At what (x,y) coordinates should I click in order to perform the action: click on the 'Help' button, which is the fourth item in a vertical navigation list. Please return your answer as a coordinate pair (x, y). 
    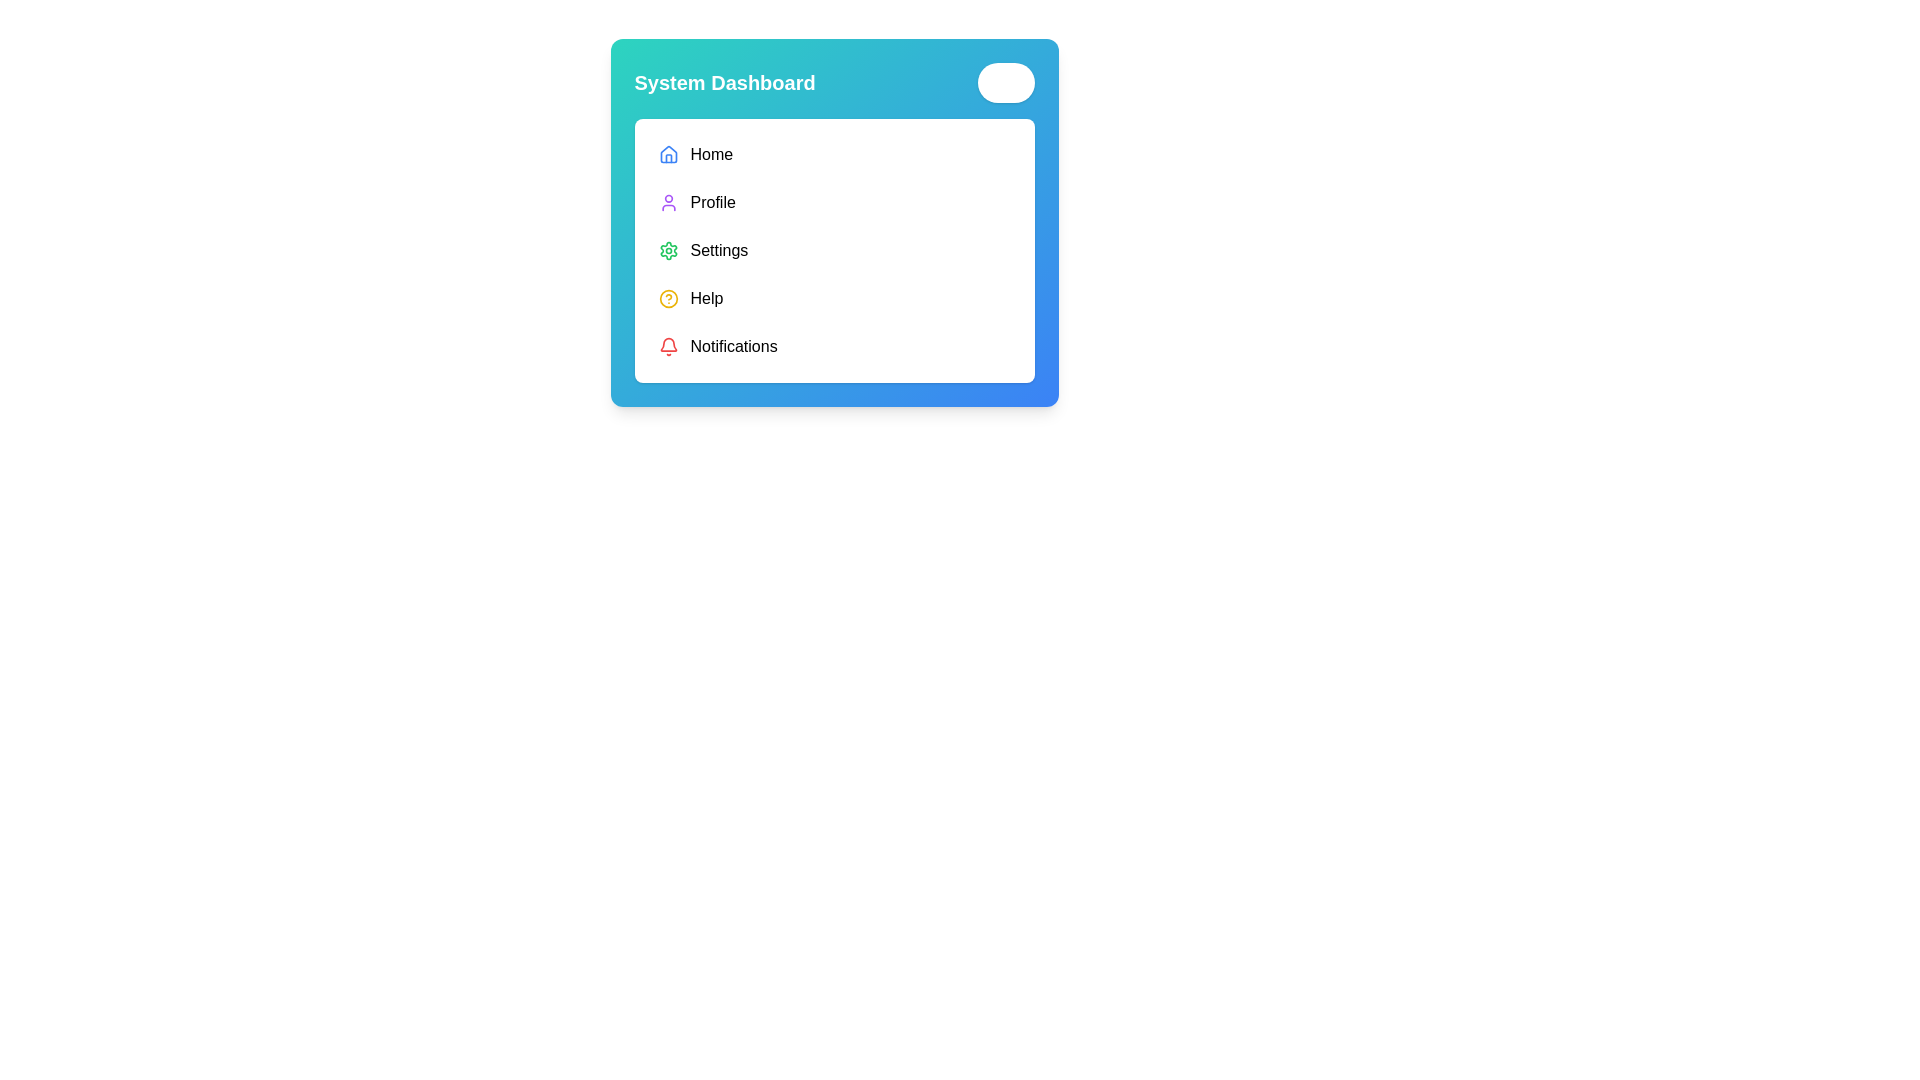
    Looking at the image, I should click on (834, 299).